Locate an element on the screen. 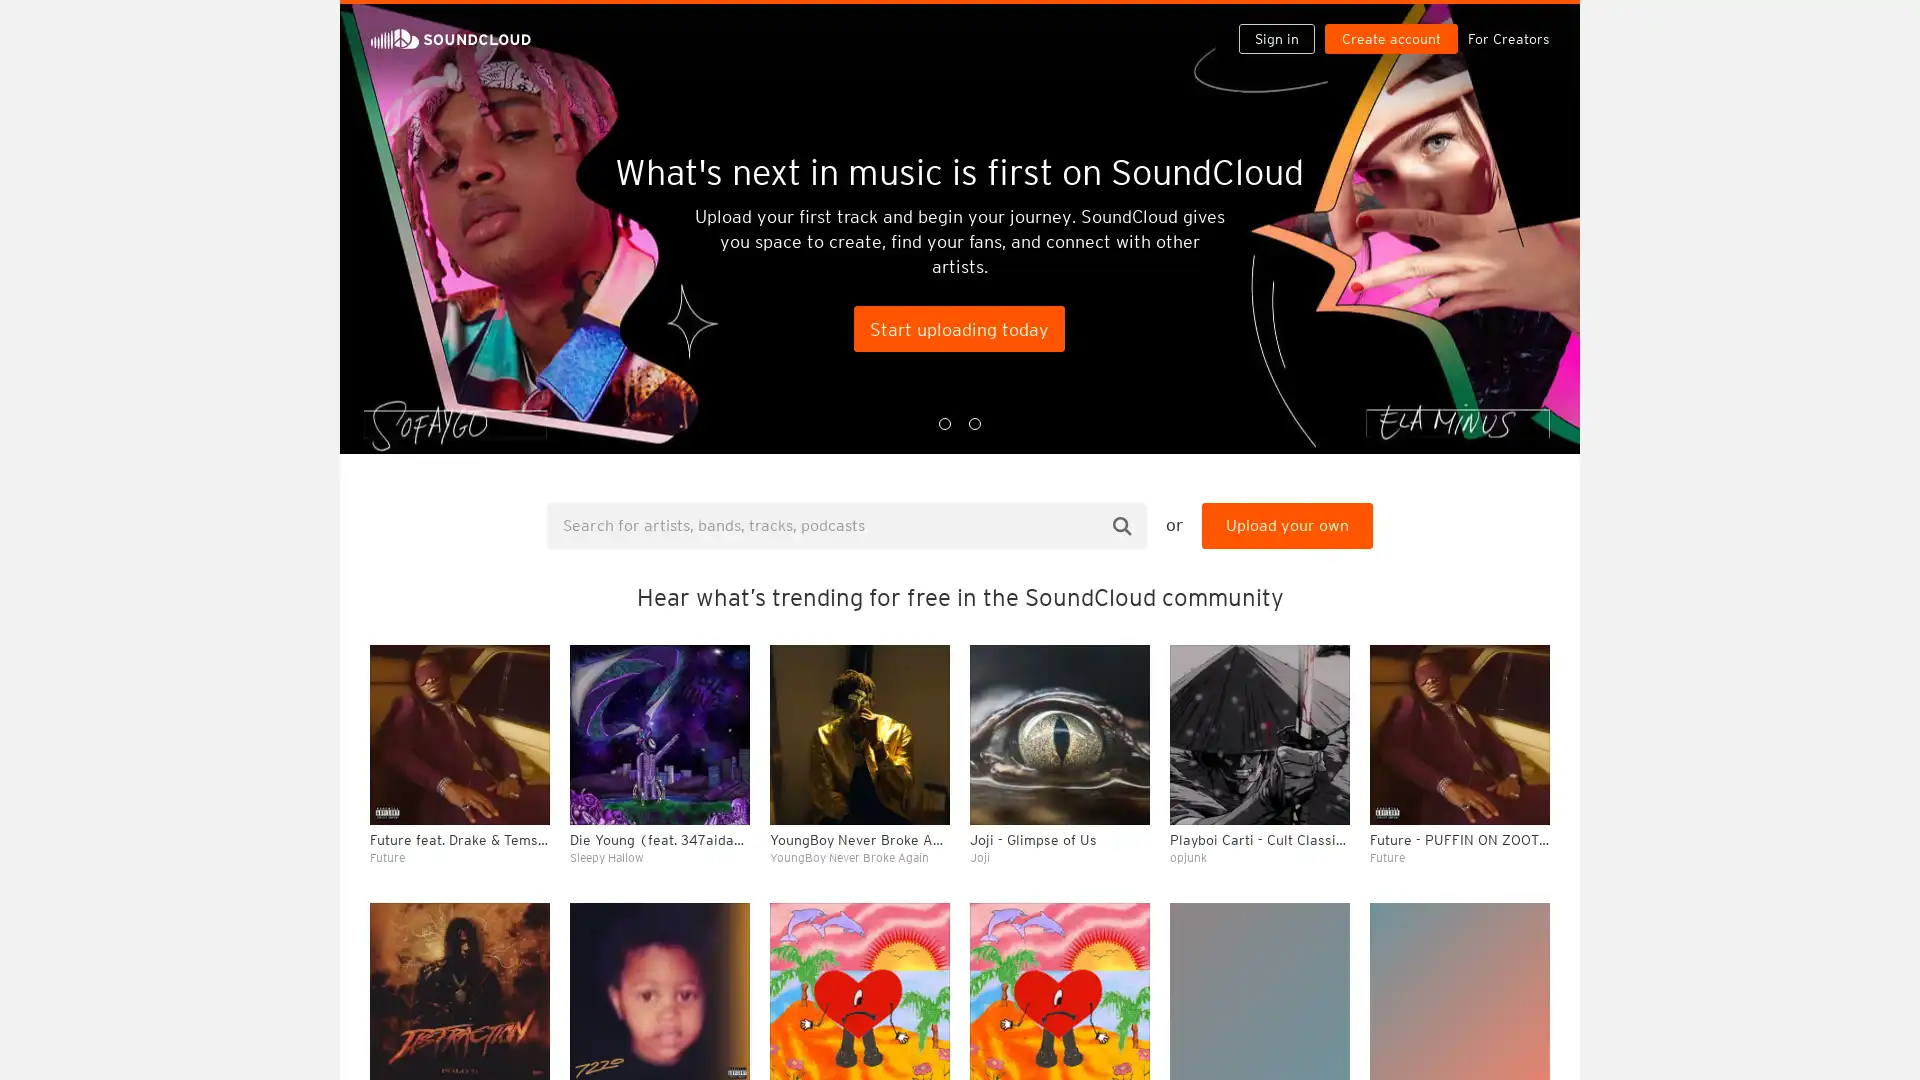 This screenshot has width=1920, height=1080. Search is located at coordinates (1212, 22).